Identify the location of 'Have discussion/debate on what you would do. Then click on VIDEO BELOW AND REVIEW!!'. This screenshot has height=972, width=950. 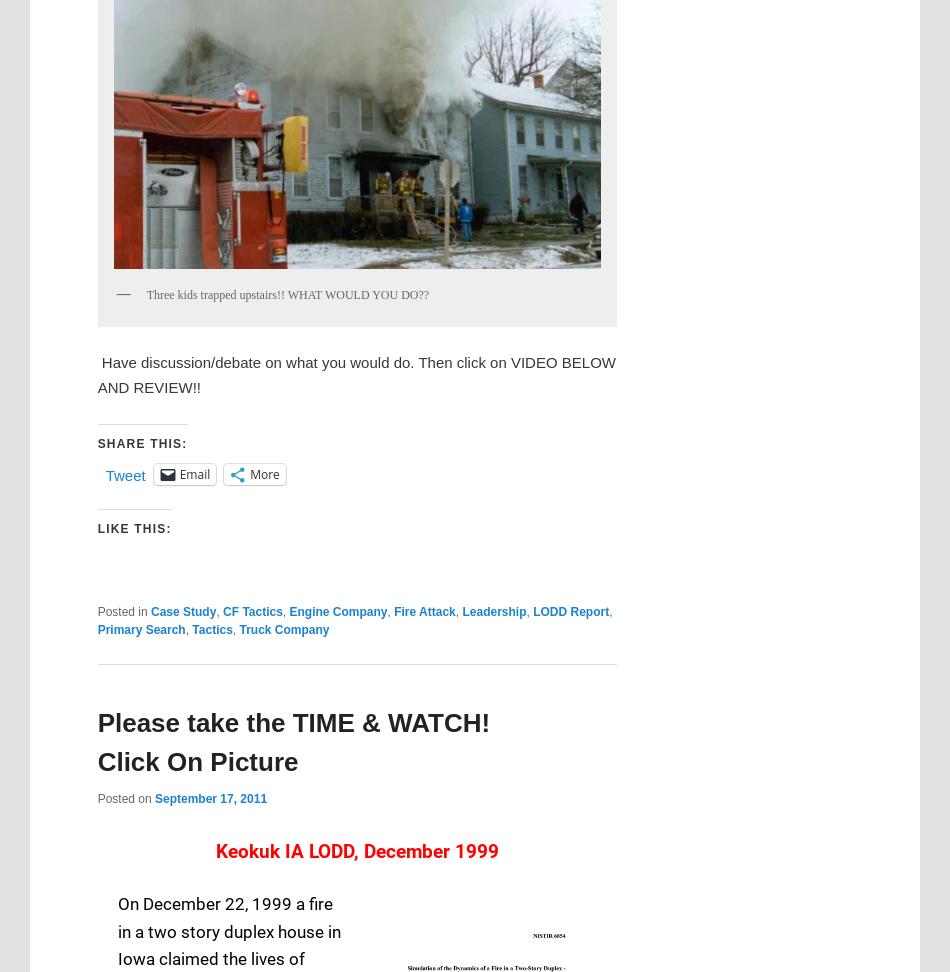
(96, 374).